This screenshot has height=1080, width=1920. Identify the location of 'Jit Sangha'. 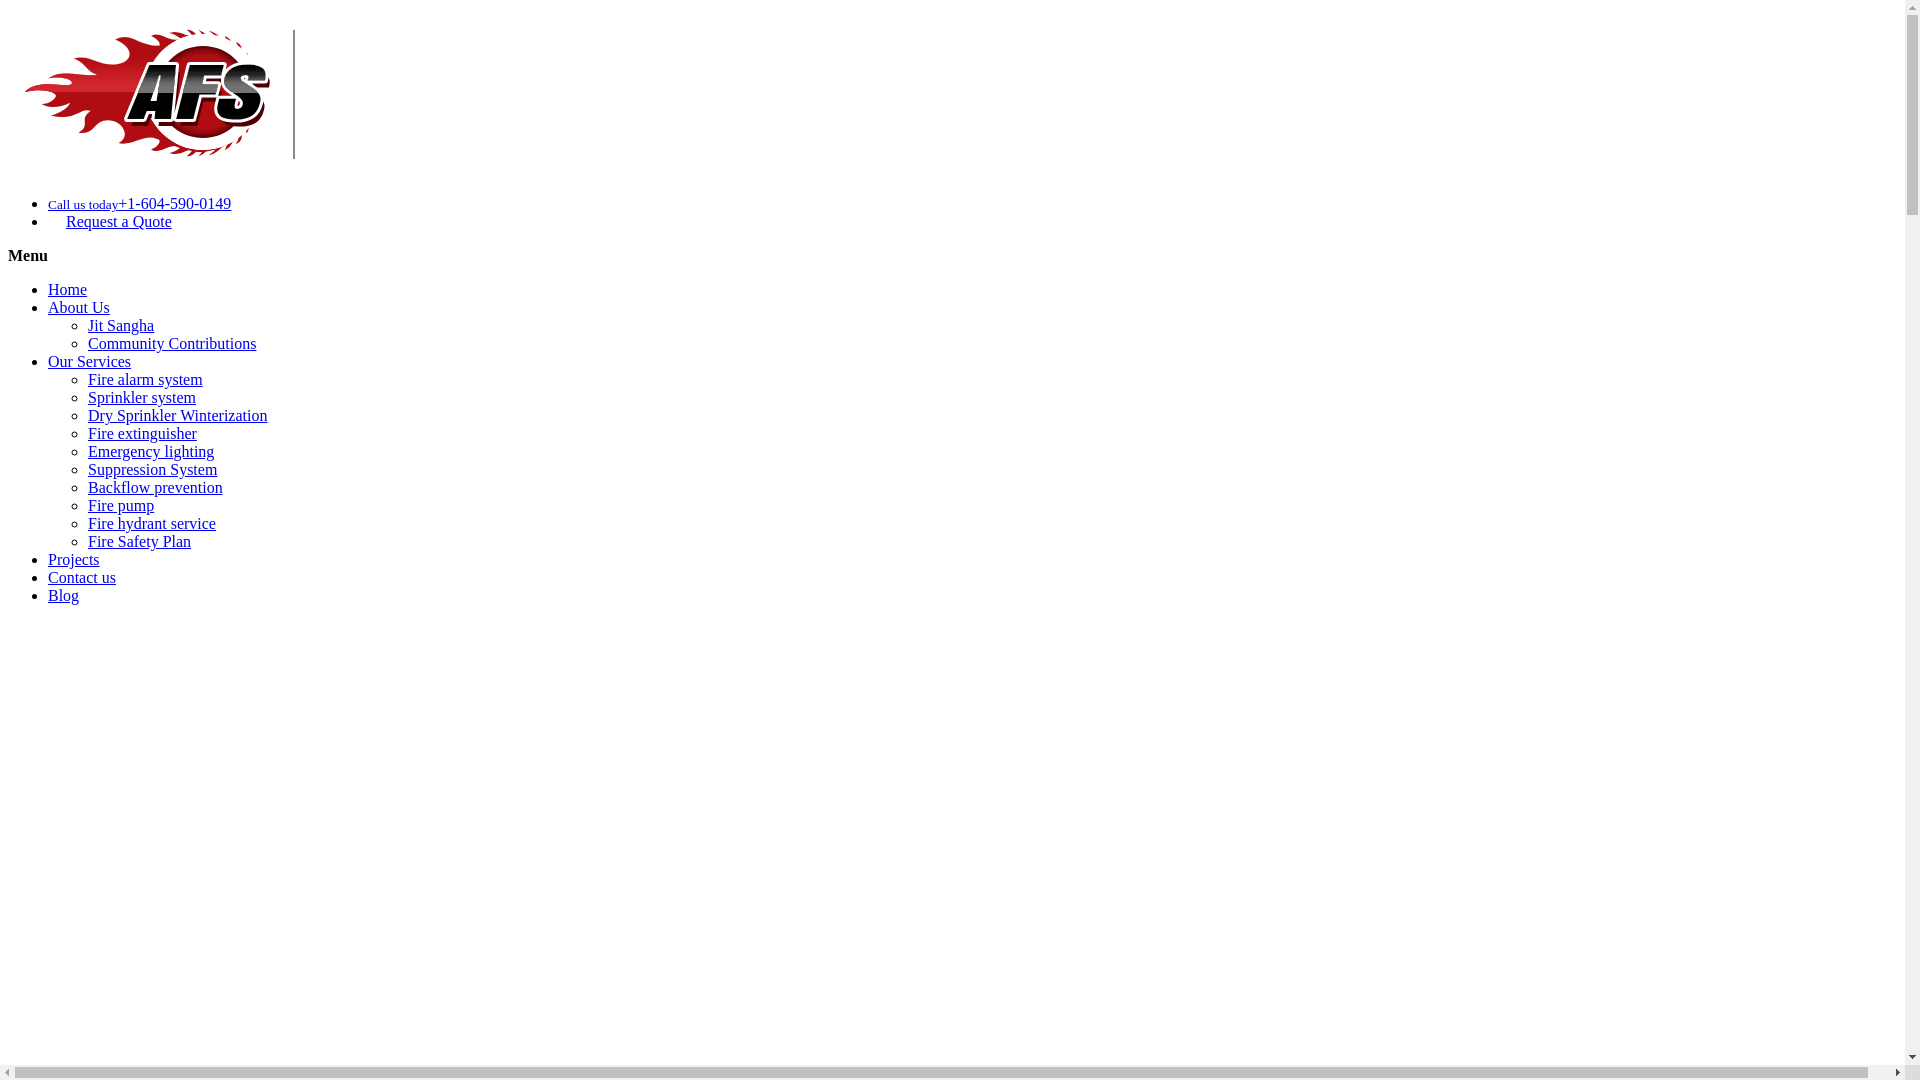
(119, 324).